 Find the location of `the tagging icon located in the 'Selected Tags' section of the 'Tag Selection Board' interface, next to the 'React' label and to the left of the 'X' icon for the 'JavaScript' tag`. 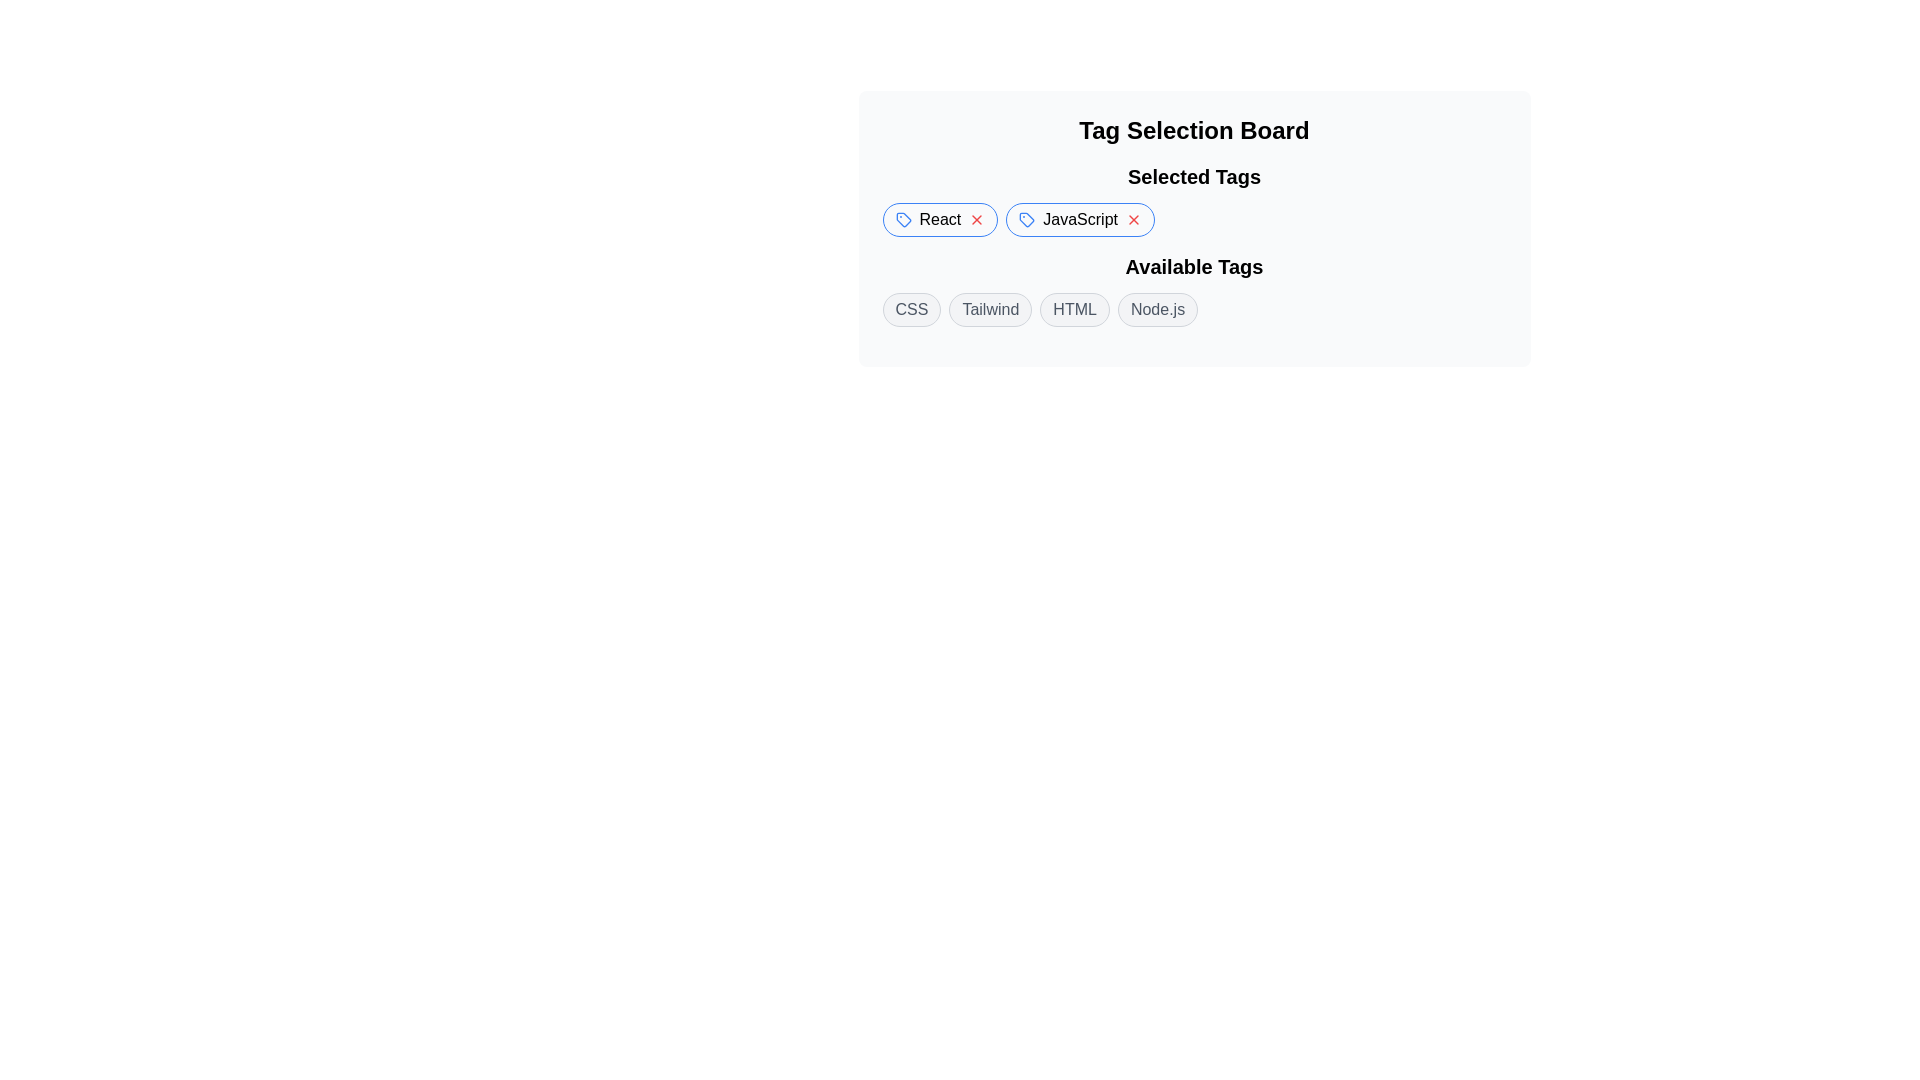

the tagging icon located in the 'Selected Tags' section of the 'Tag Selection Board' interface, next to the 'React' label and to the left of the 'X' icon for the 'JavaScript' tag is located at coordinates (1027, 219).